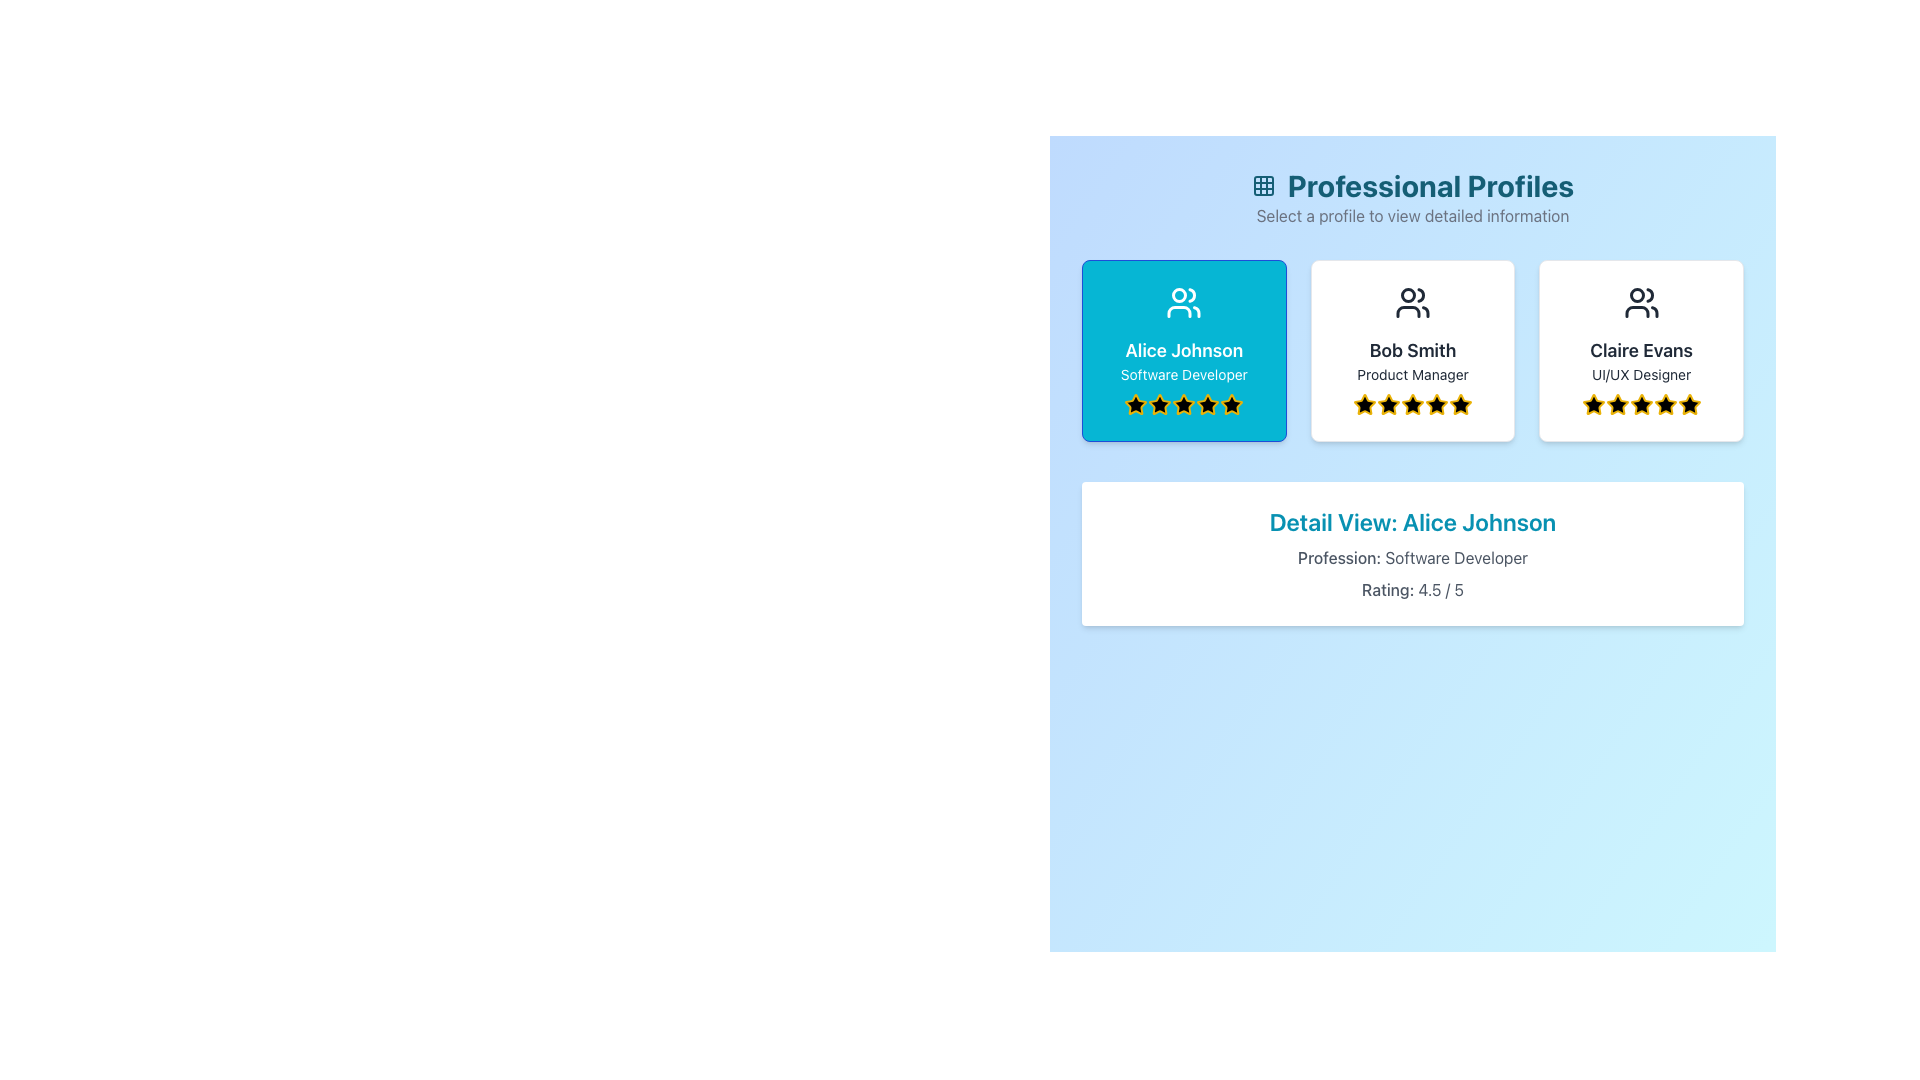  Describe the element at coordinates (1411, 303) in the screenshot. I see `the icon representing two stylized human figures, which is centrally placed in the middle card above the text 'Bob Smith' and 'Product Manager'` at that location.